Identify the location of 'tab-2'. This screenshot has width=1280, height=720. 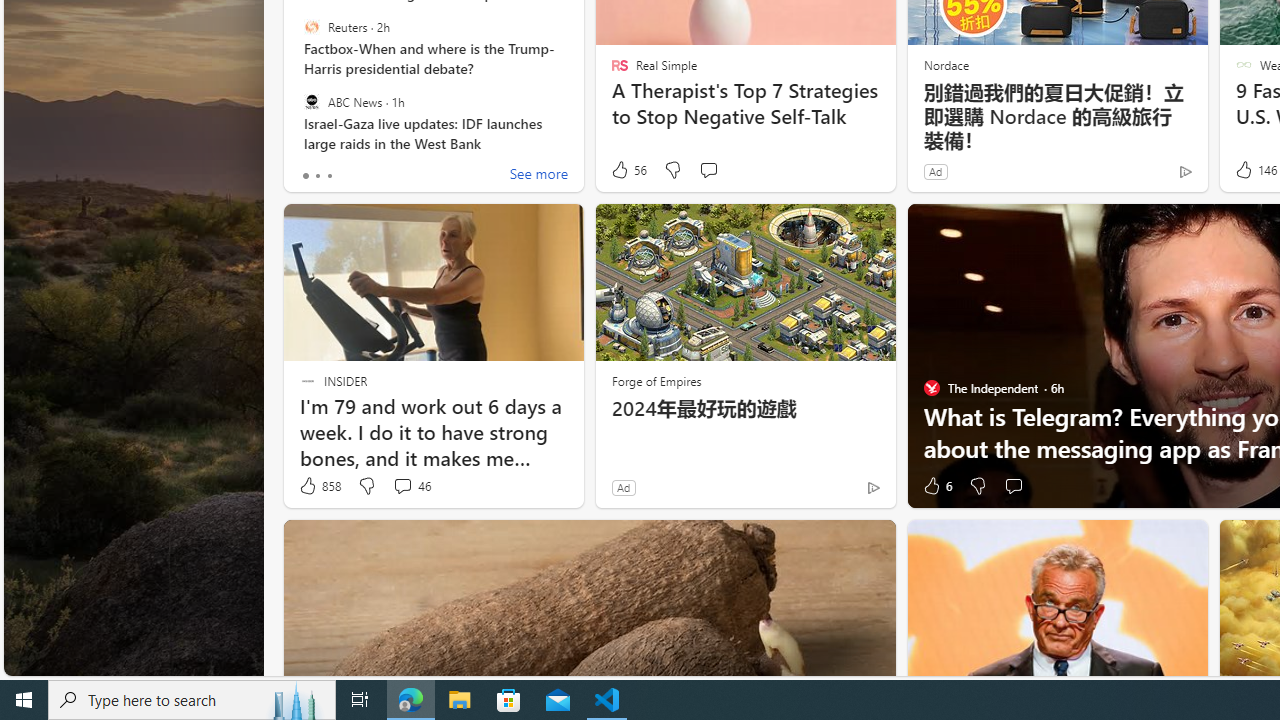
(328, 175).